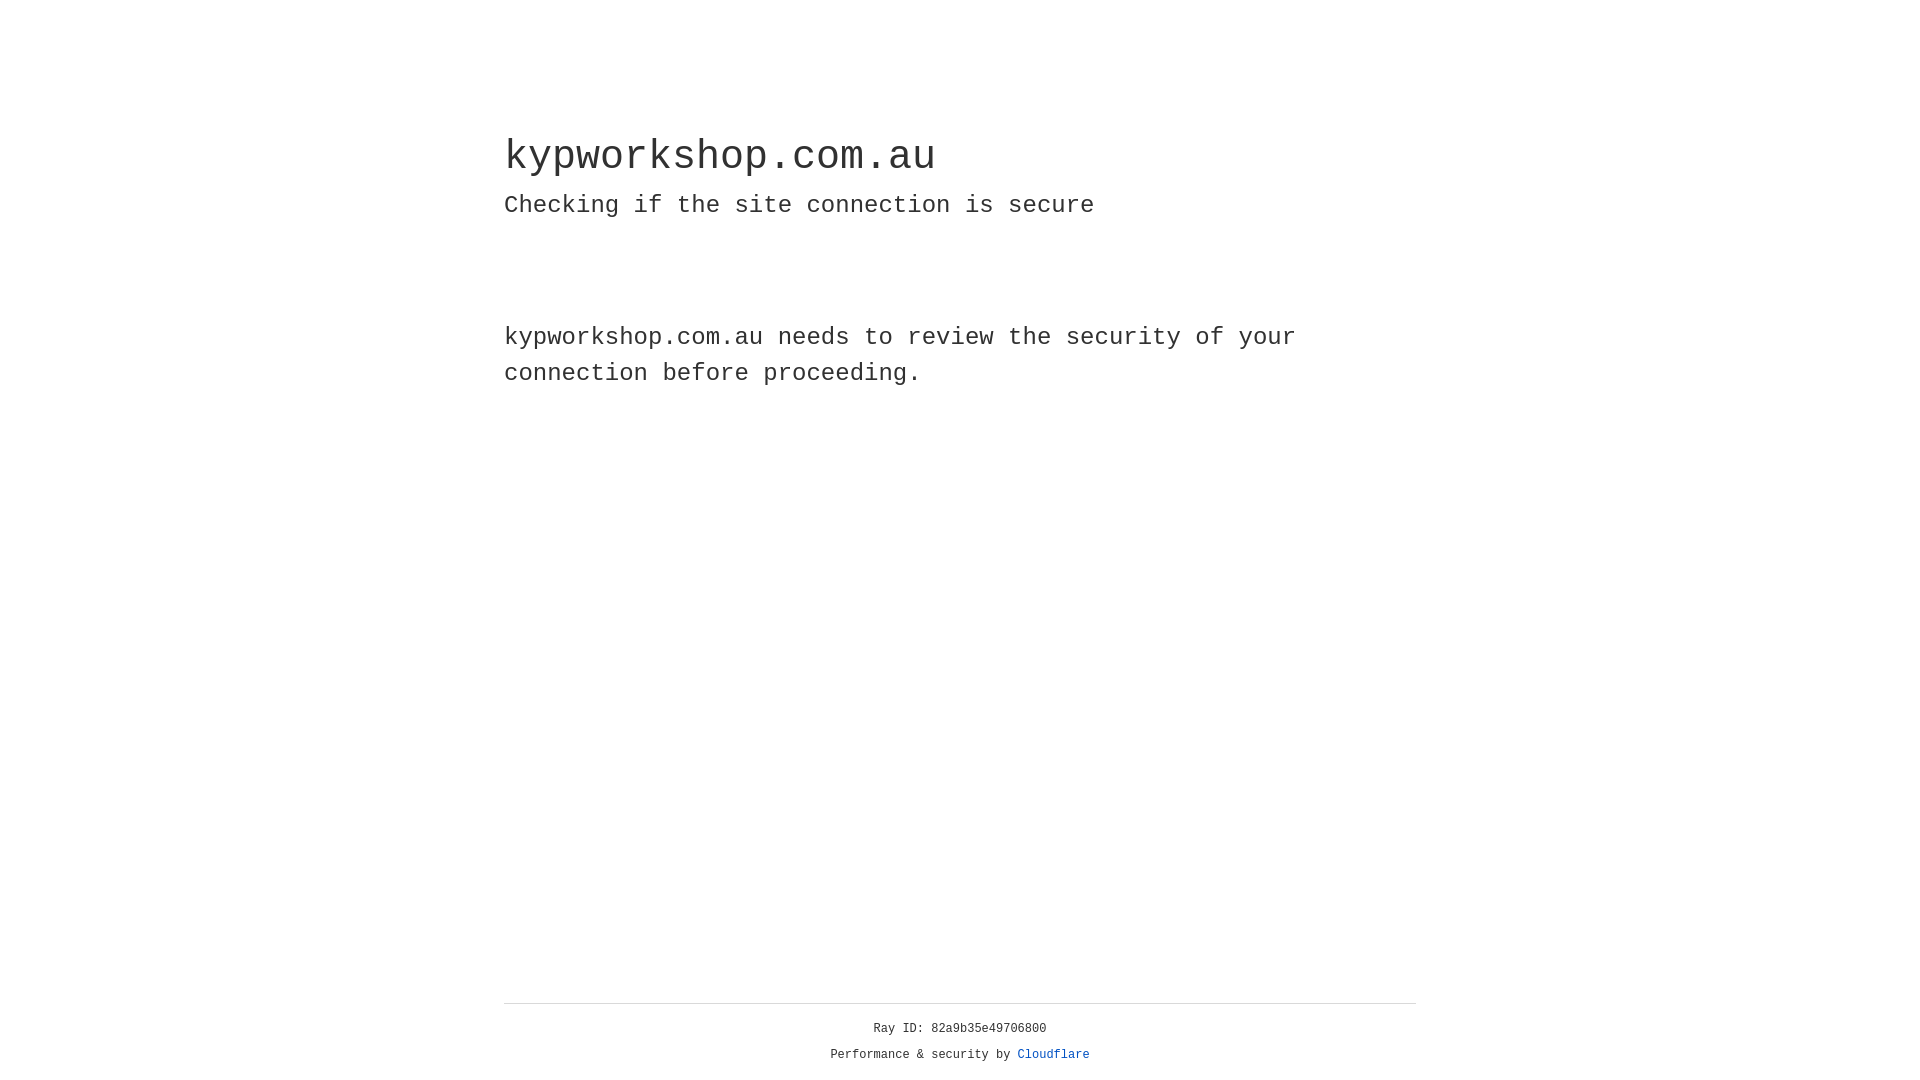 The height and width of the screenshot is (1080, 1920). Describe the element at coordinates (1053, 1054) in the screenshot. I see `'Cloudflare'` at that location.